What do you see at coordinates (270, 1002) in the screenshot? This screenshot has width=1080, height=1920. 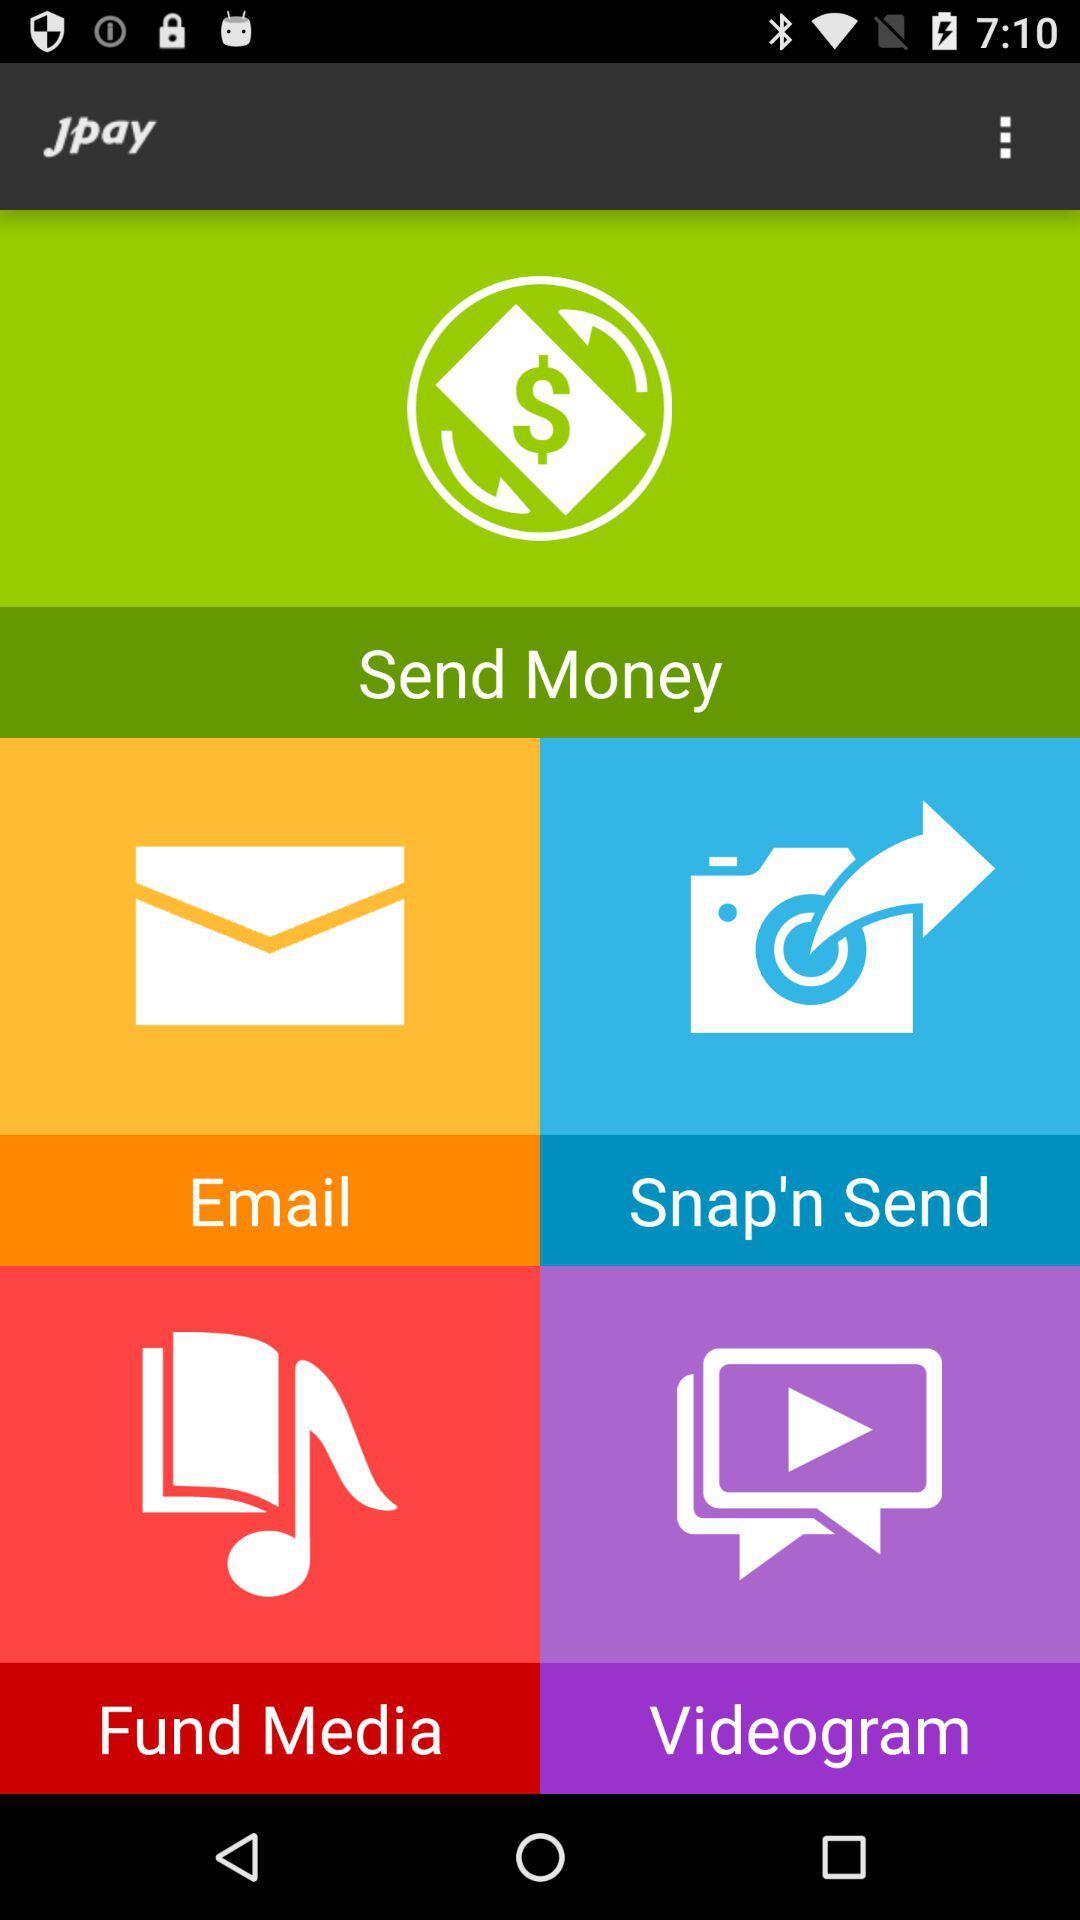 I see `email the article` at bounding box center [270, 1002].